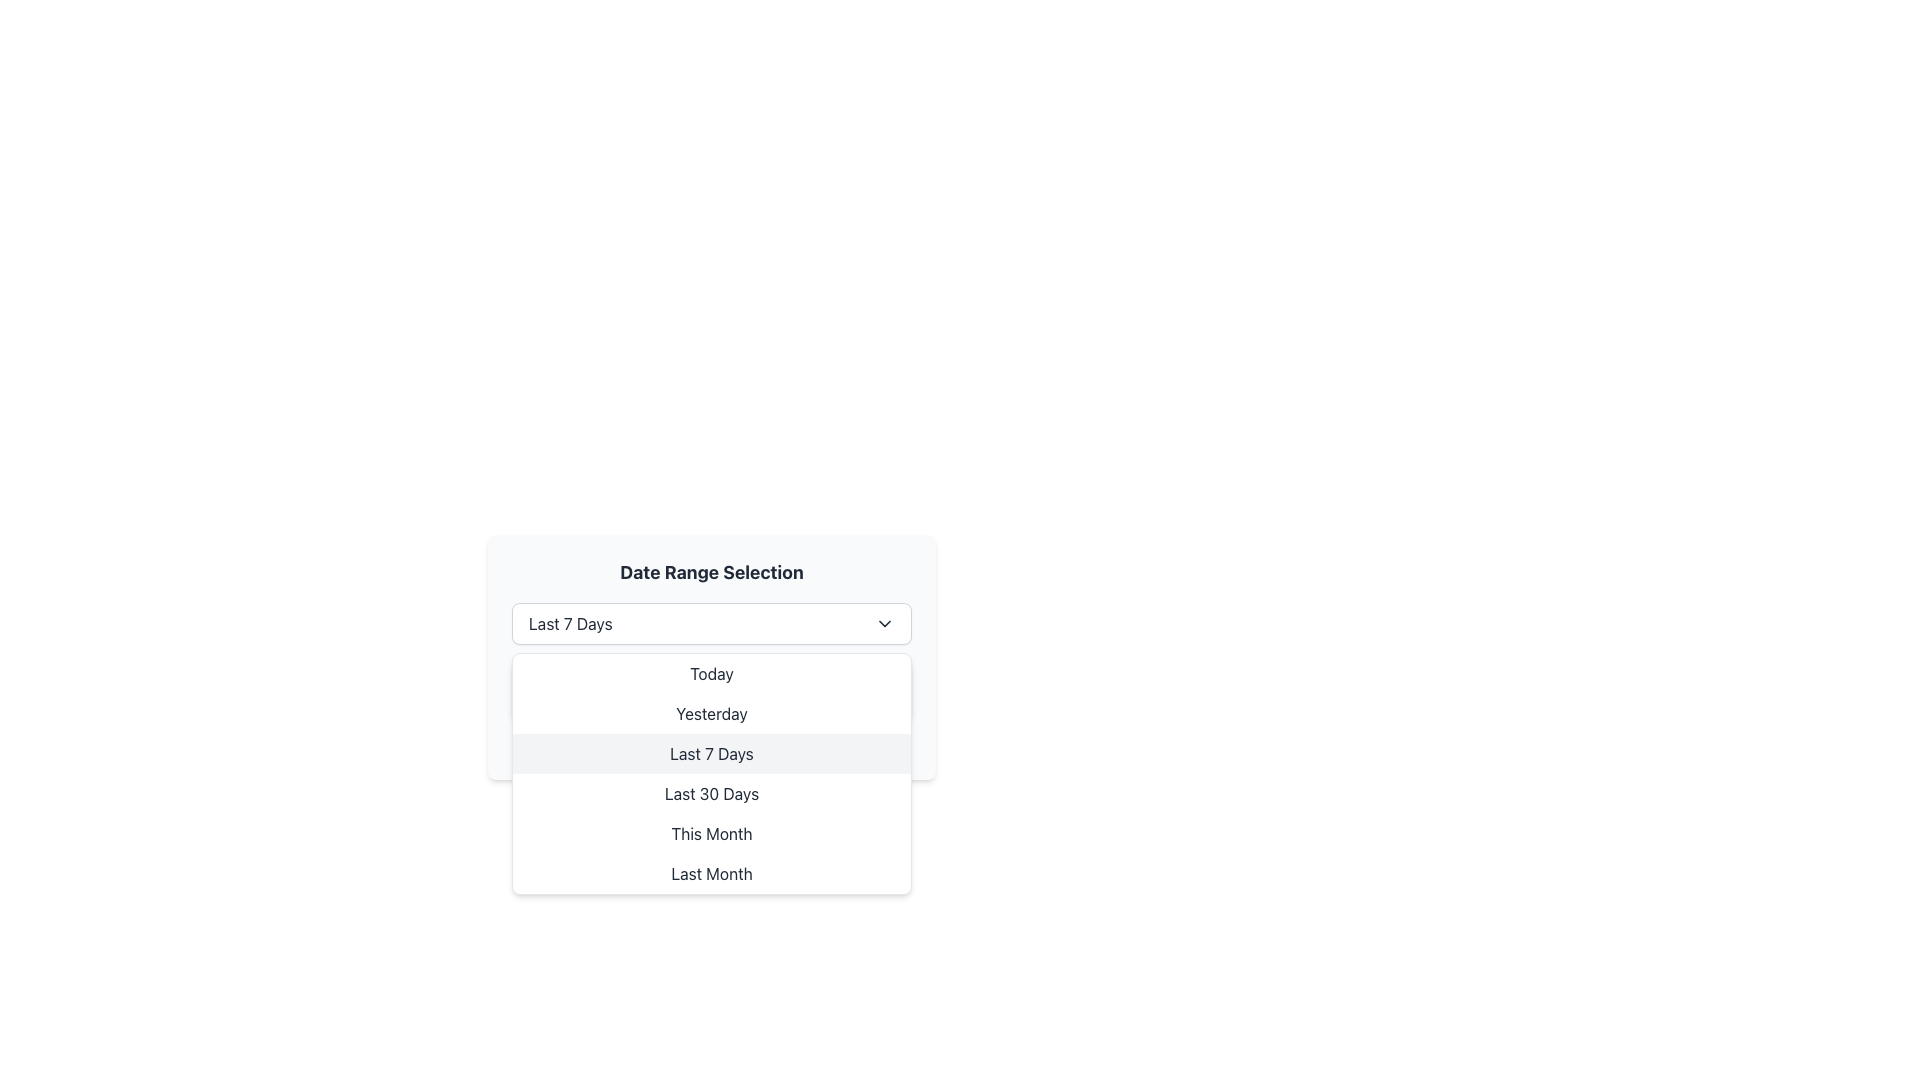 This screenshot has height=1080, width=1920. Describe the element at coordinates (711, 573) in the screenshot. I see `the Text label that identifies the section for selecting a date range, positioned above the dropdown menu and other related options` at that location.